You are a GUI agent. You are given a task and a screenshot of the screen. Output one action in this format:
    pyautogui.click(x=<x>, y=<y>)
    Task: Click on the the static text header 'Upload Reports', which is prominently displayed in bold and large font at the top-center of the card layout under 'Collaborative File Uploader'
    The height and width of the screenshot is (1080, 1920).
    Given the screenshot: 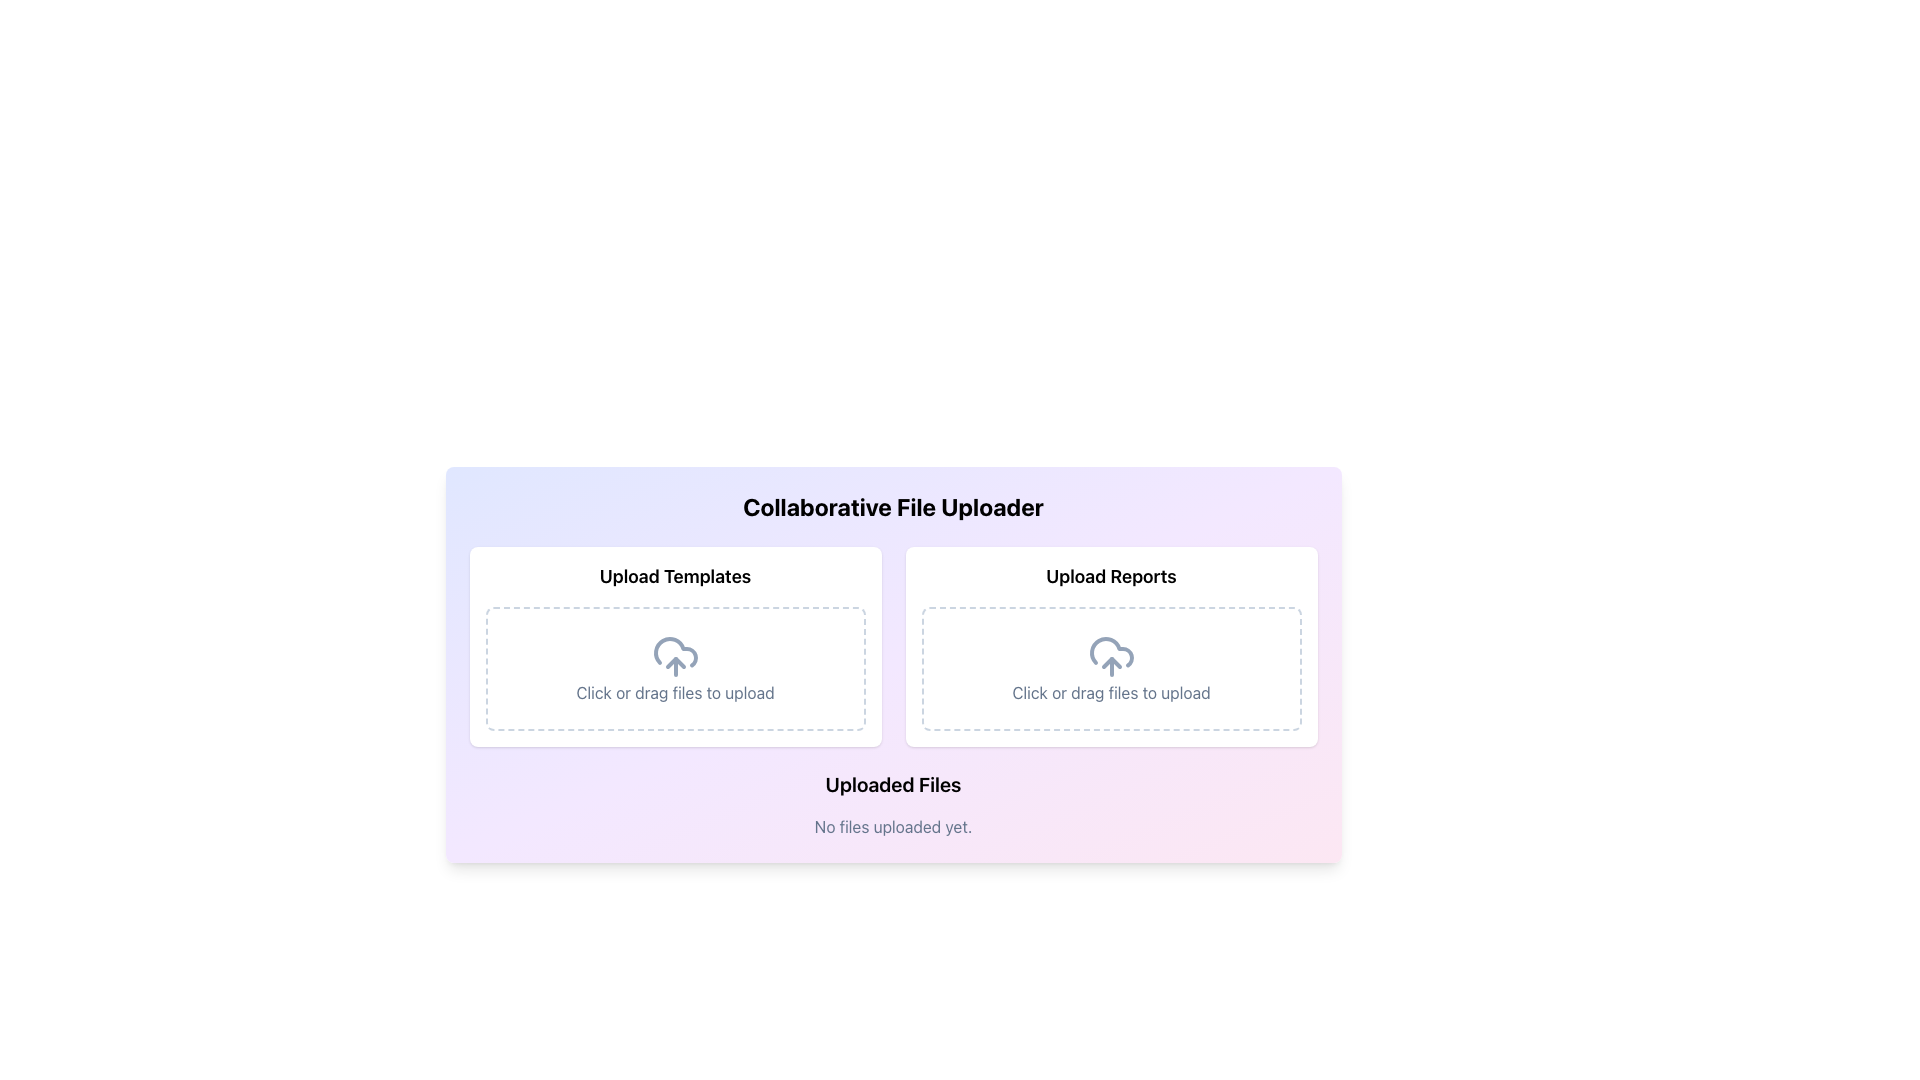 What is the action you would take?
    pyautogui.click(x=1110, y=577)
    